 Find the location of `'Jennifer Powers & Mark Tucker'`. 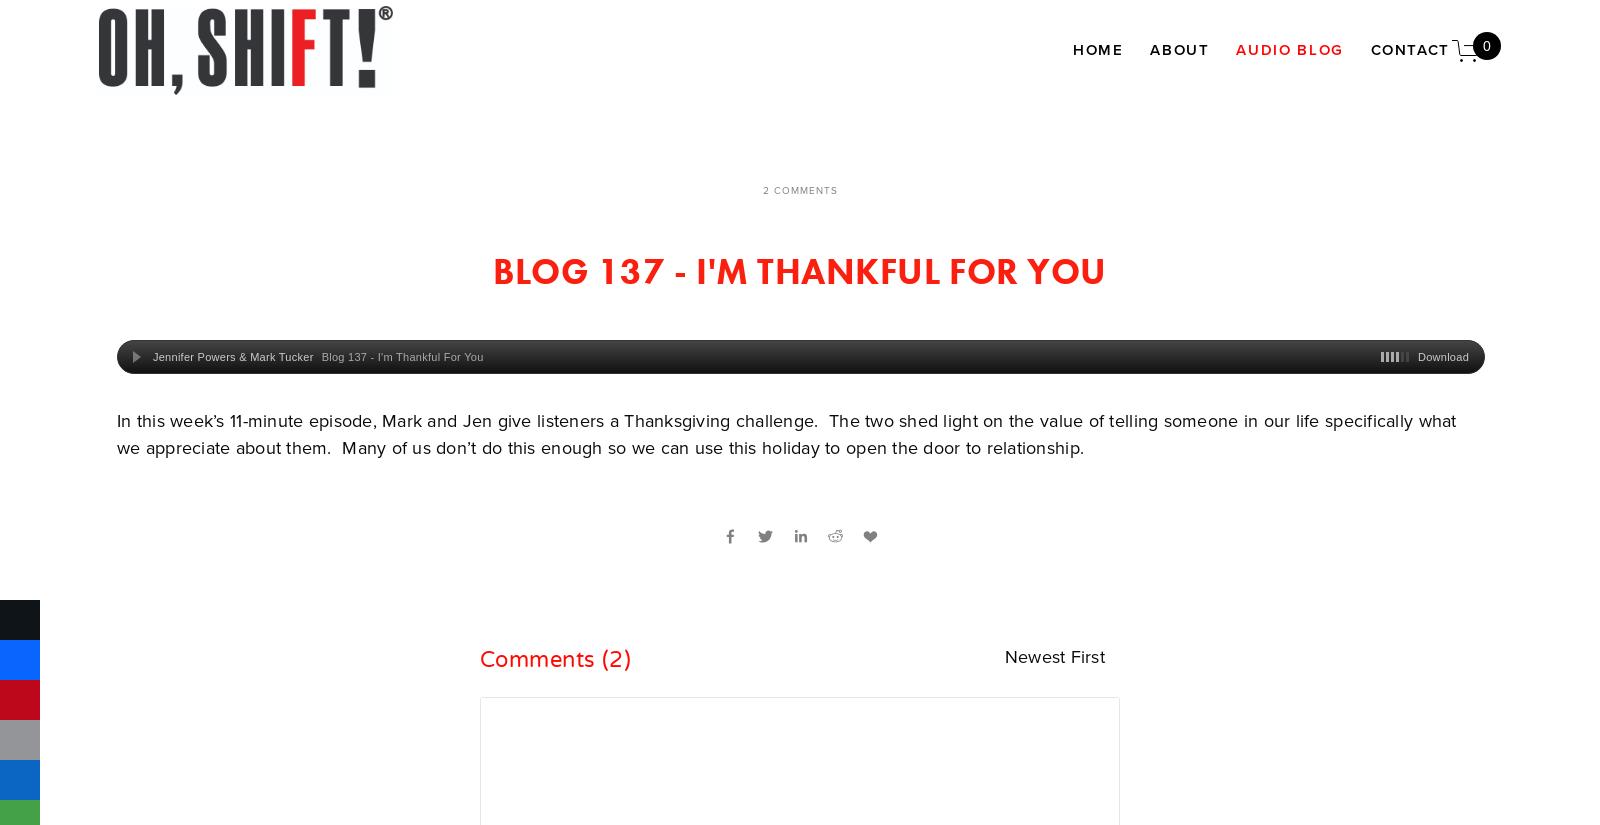

'Jennifer Powers & Mark Tucker' is located at coordinates (232, 355).